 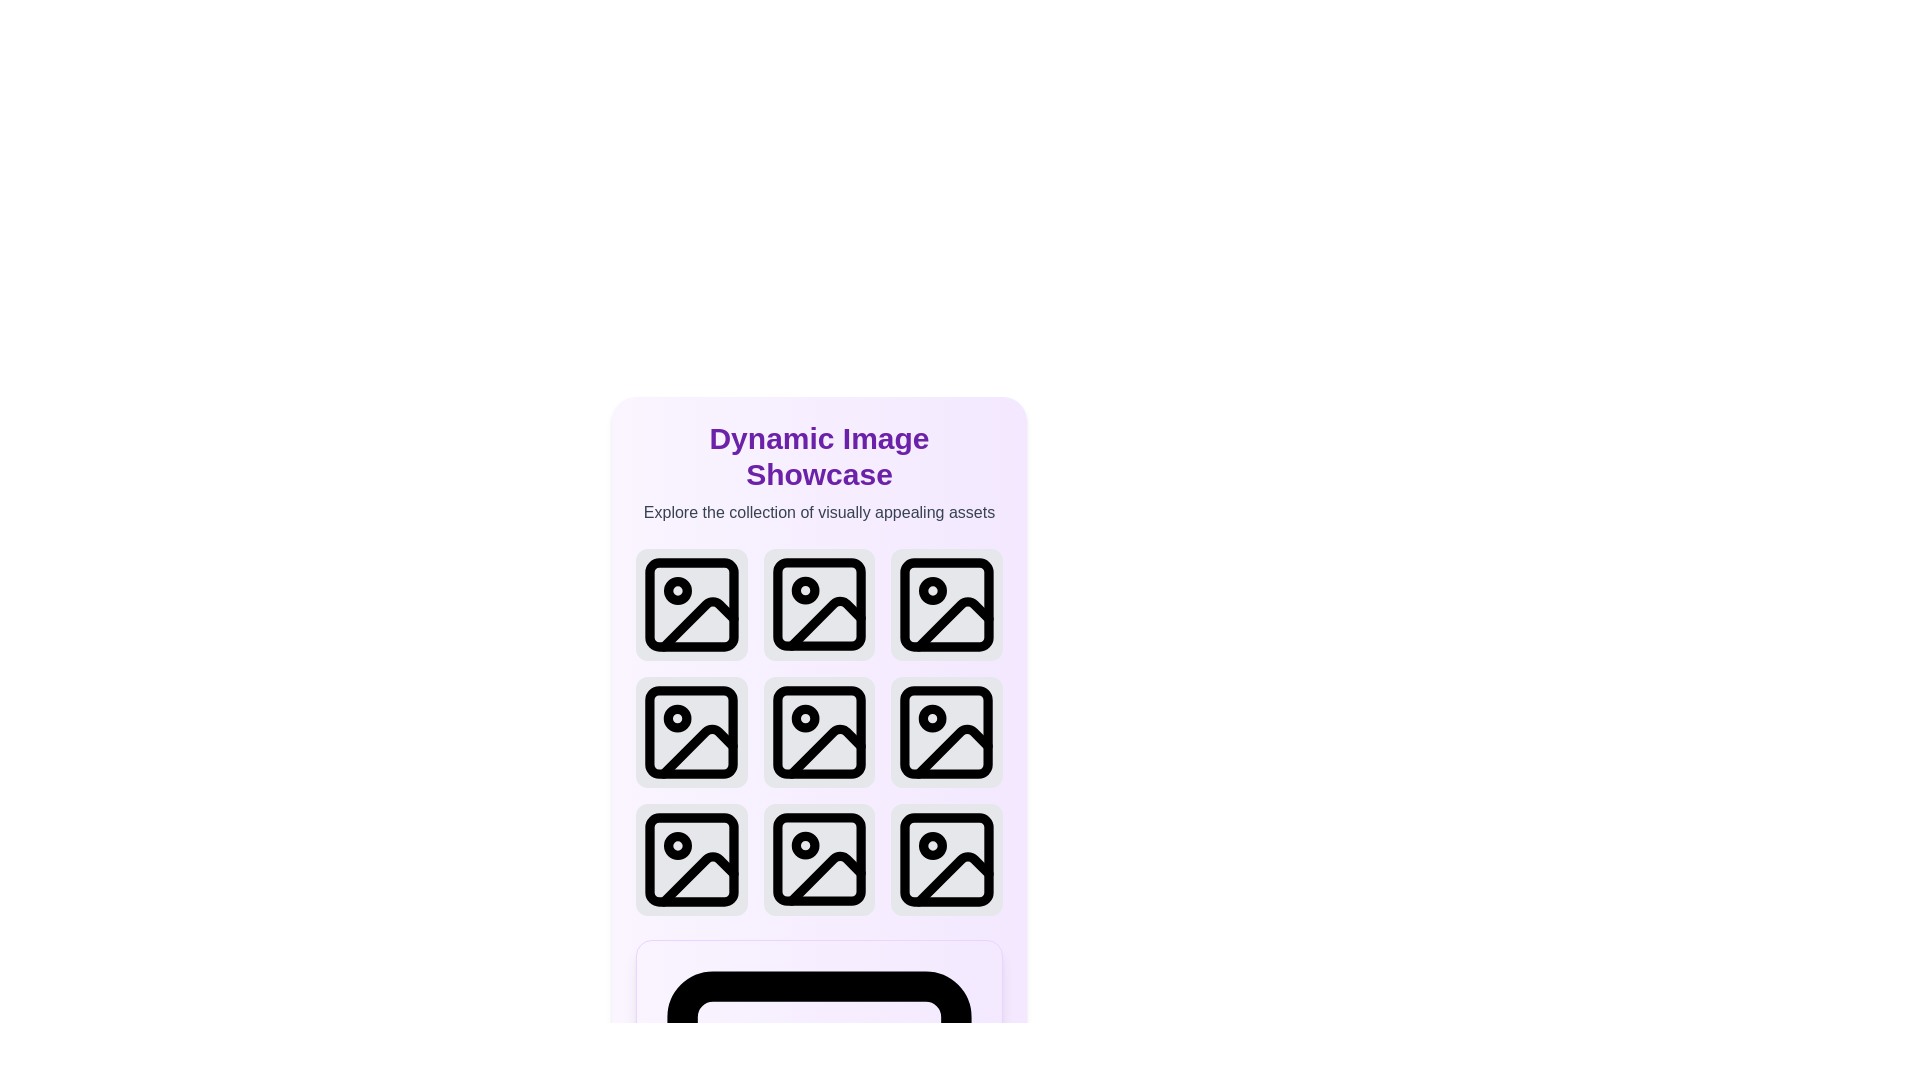 What do you see at coordinates (819, 732) in the screenshot?
I see `the rectangle located in the top-left corner of the middle square image icon in the second row of a 3x3 grid` at bounding box center [819, 732].